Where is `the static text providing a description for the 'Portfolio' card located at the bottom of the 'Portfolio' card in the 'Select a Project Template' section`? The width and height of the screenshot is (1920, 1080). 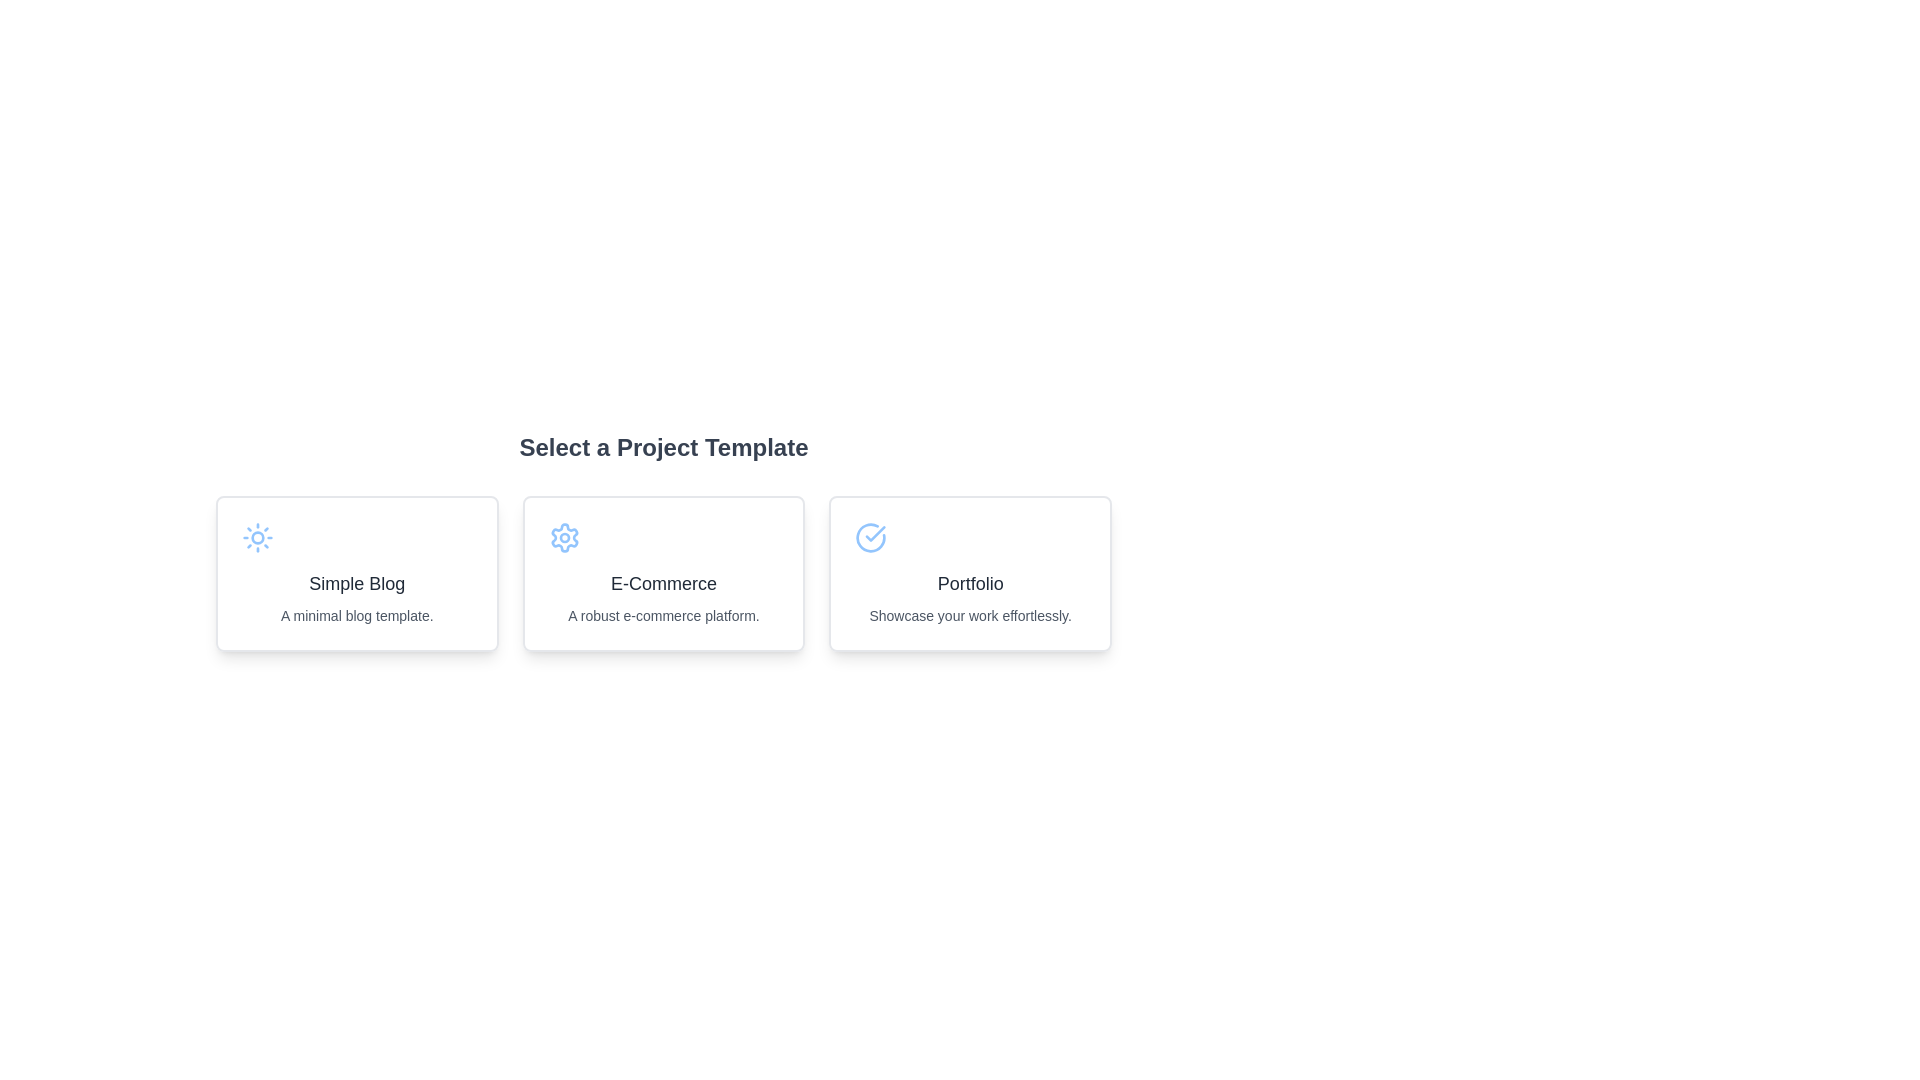 the static text providing a description for the 'Portfolio' card located at the bottom of the 'Portfolio' card in the 'Select a Project Template' section is located at coordinates (970, 615).